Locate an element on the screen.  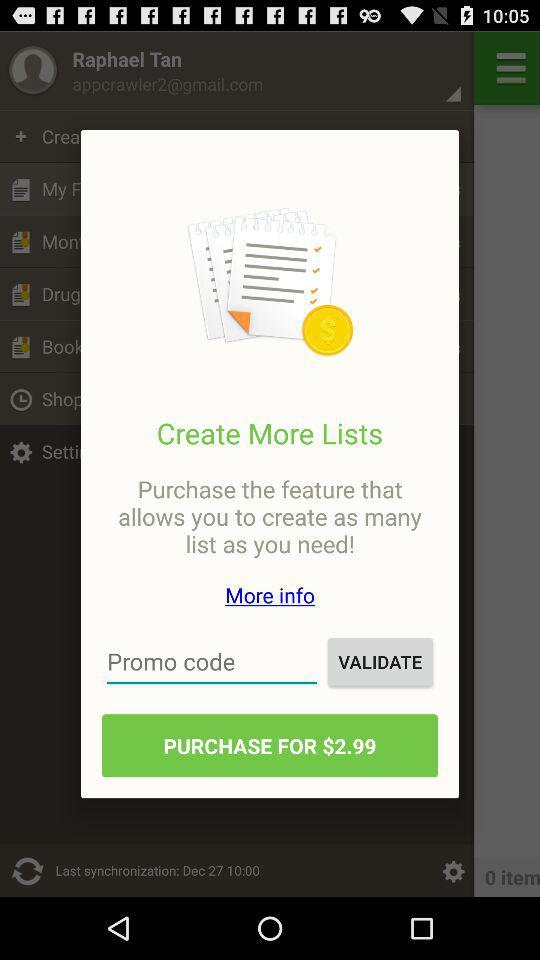
the purchase for 2 is located at coordinates (270, 744).